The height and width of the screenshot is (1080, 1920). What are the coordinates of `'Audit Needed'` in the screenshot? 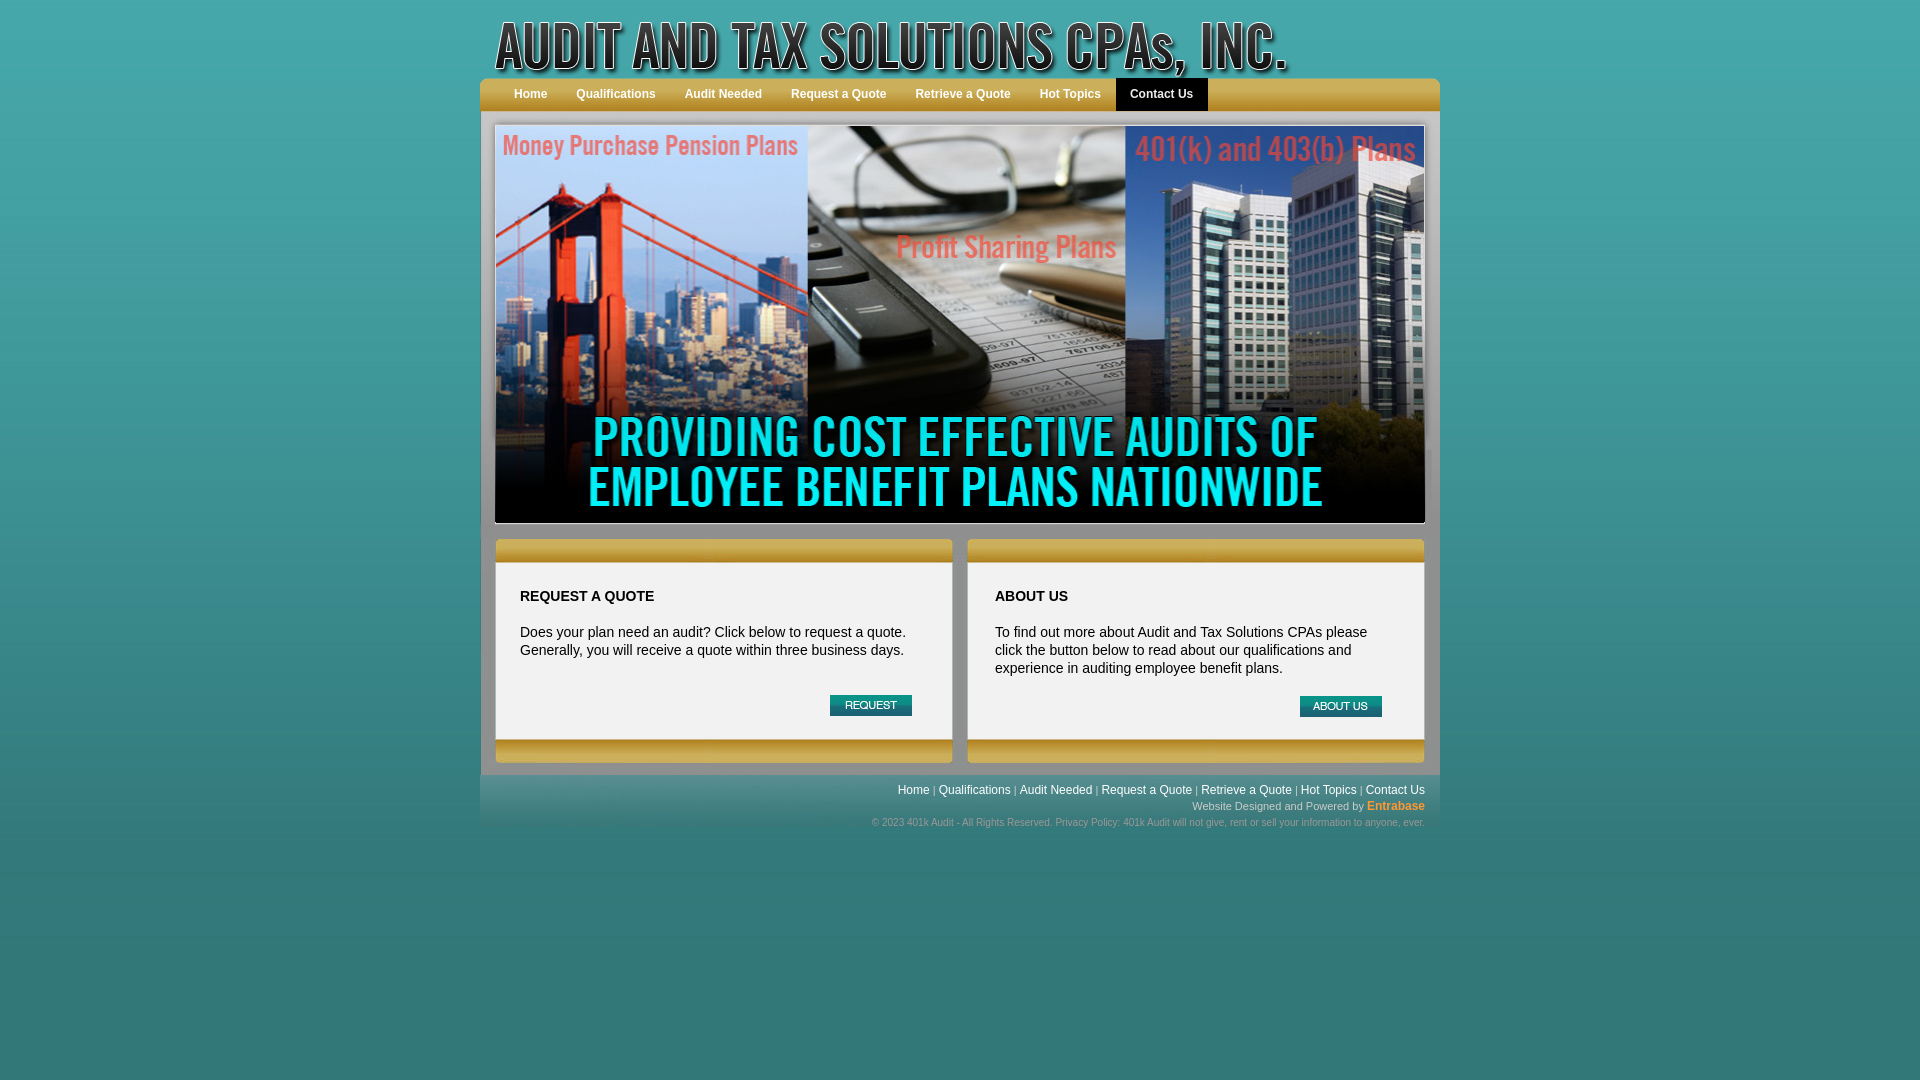 It's located at (1055, 789).